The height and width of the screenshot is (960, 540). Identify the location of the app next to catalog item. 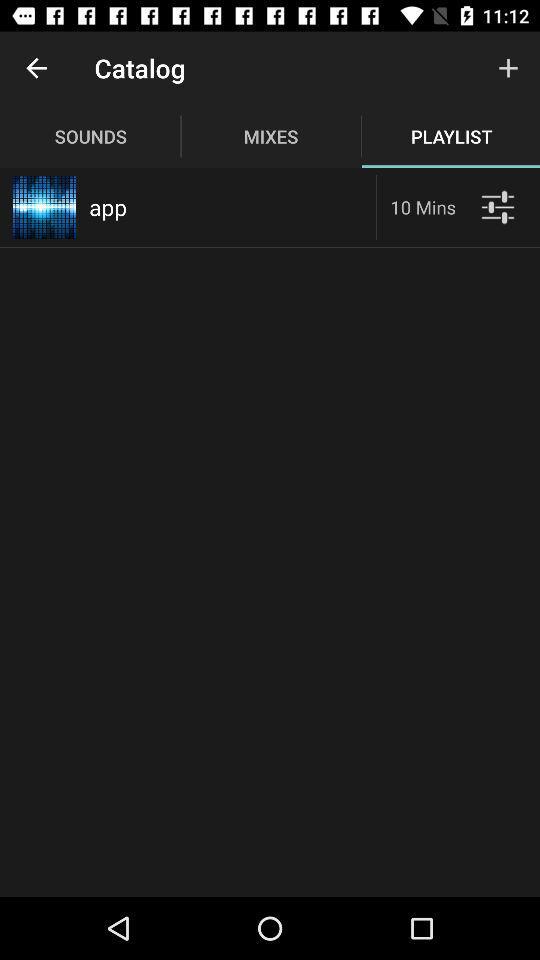
(36, 68).